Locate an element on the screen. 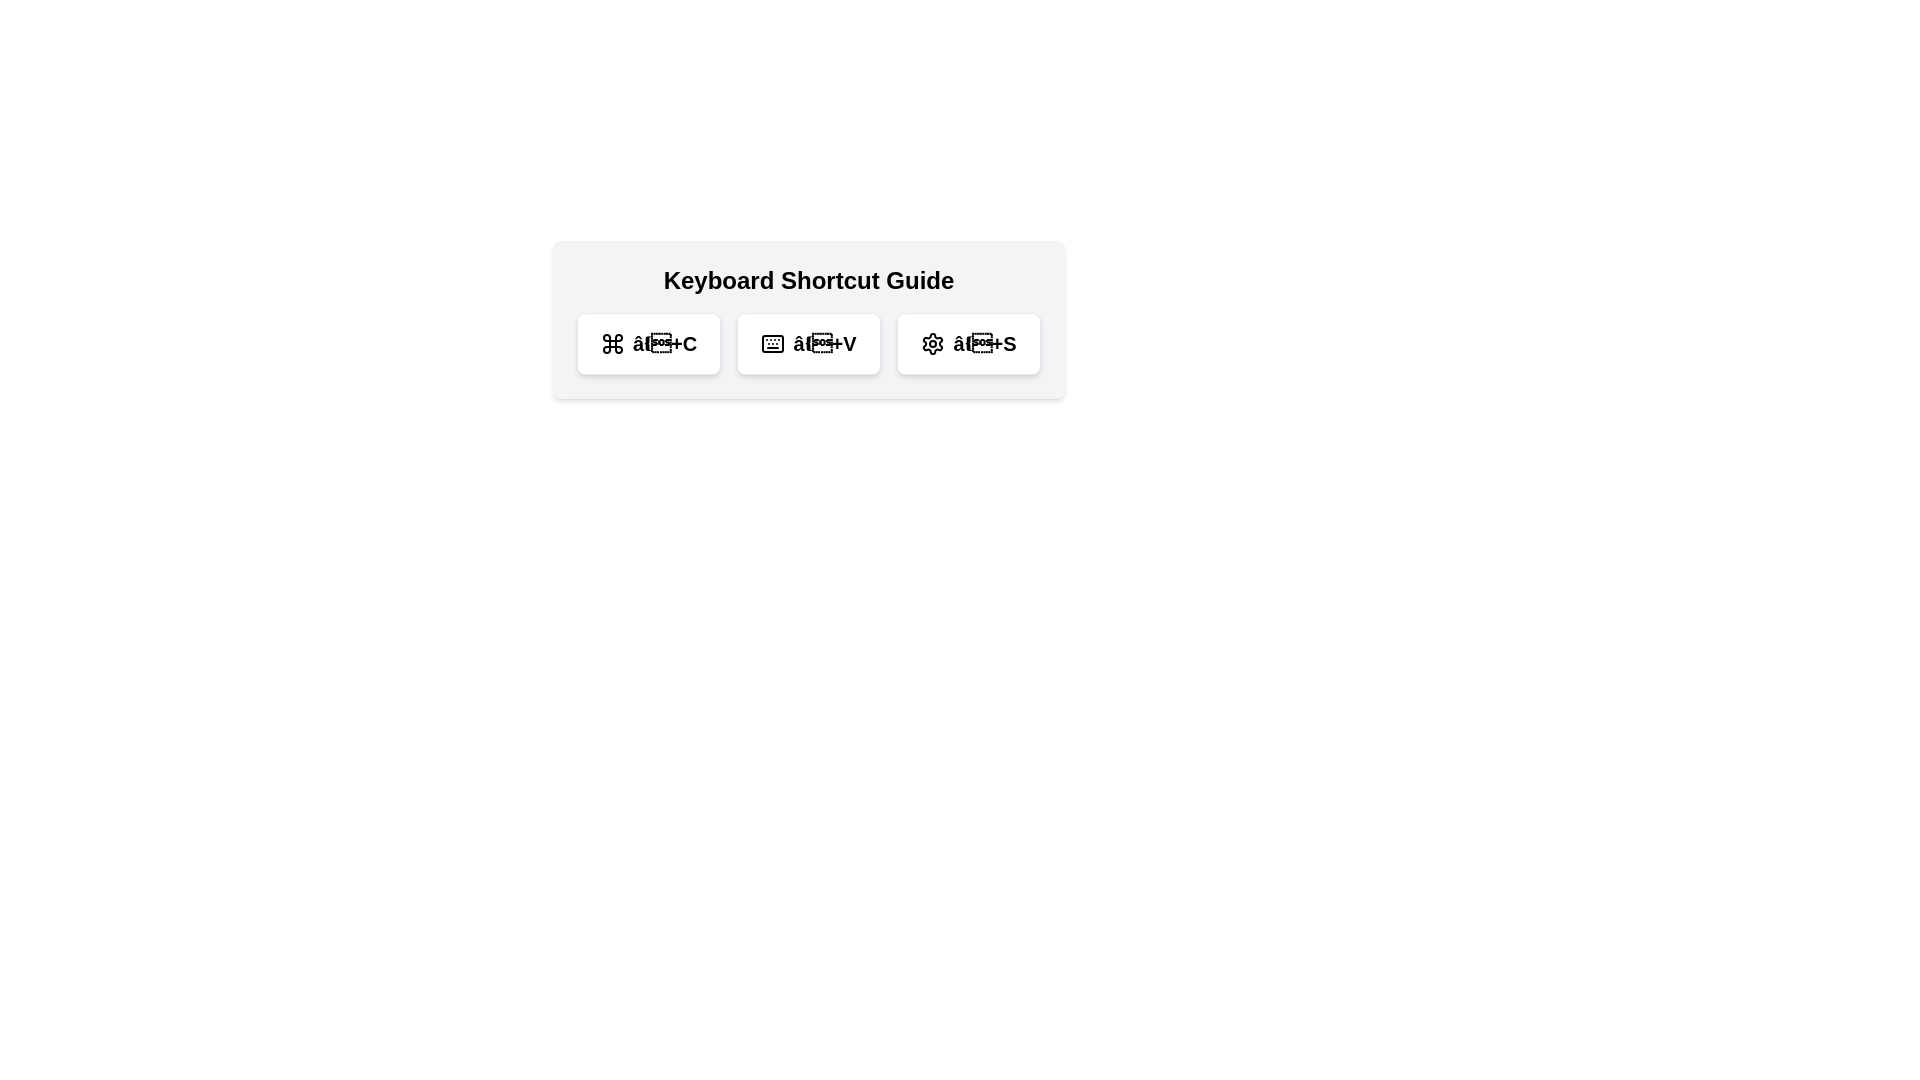  the second button in the Keyboard Shortcut Guide labeled for the '⌘+V' command is located at coordinates (809, 342).